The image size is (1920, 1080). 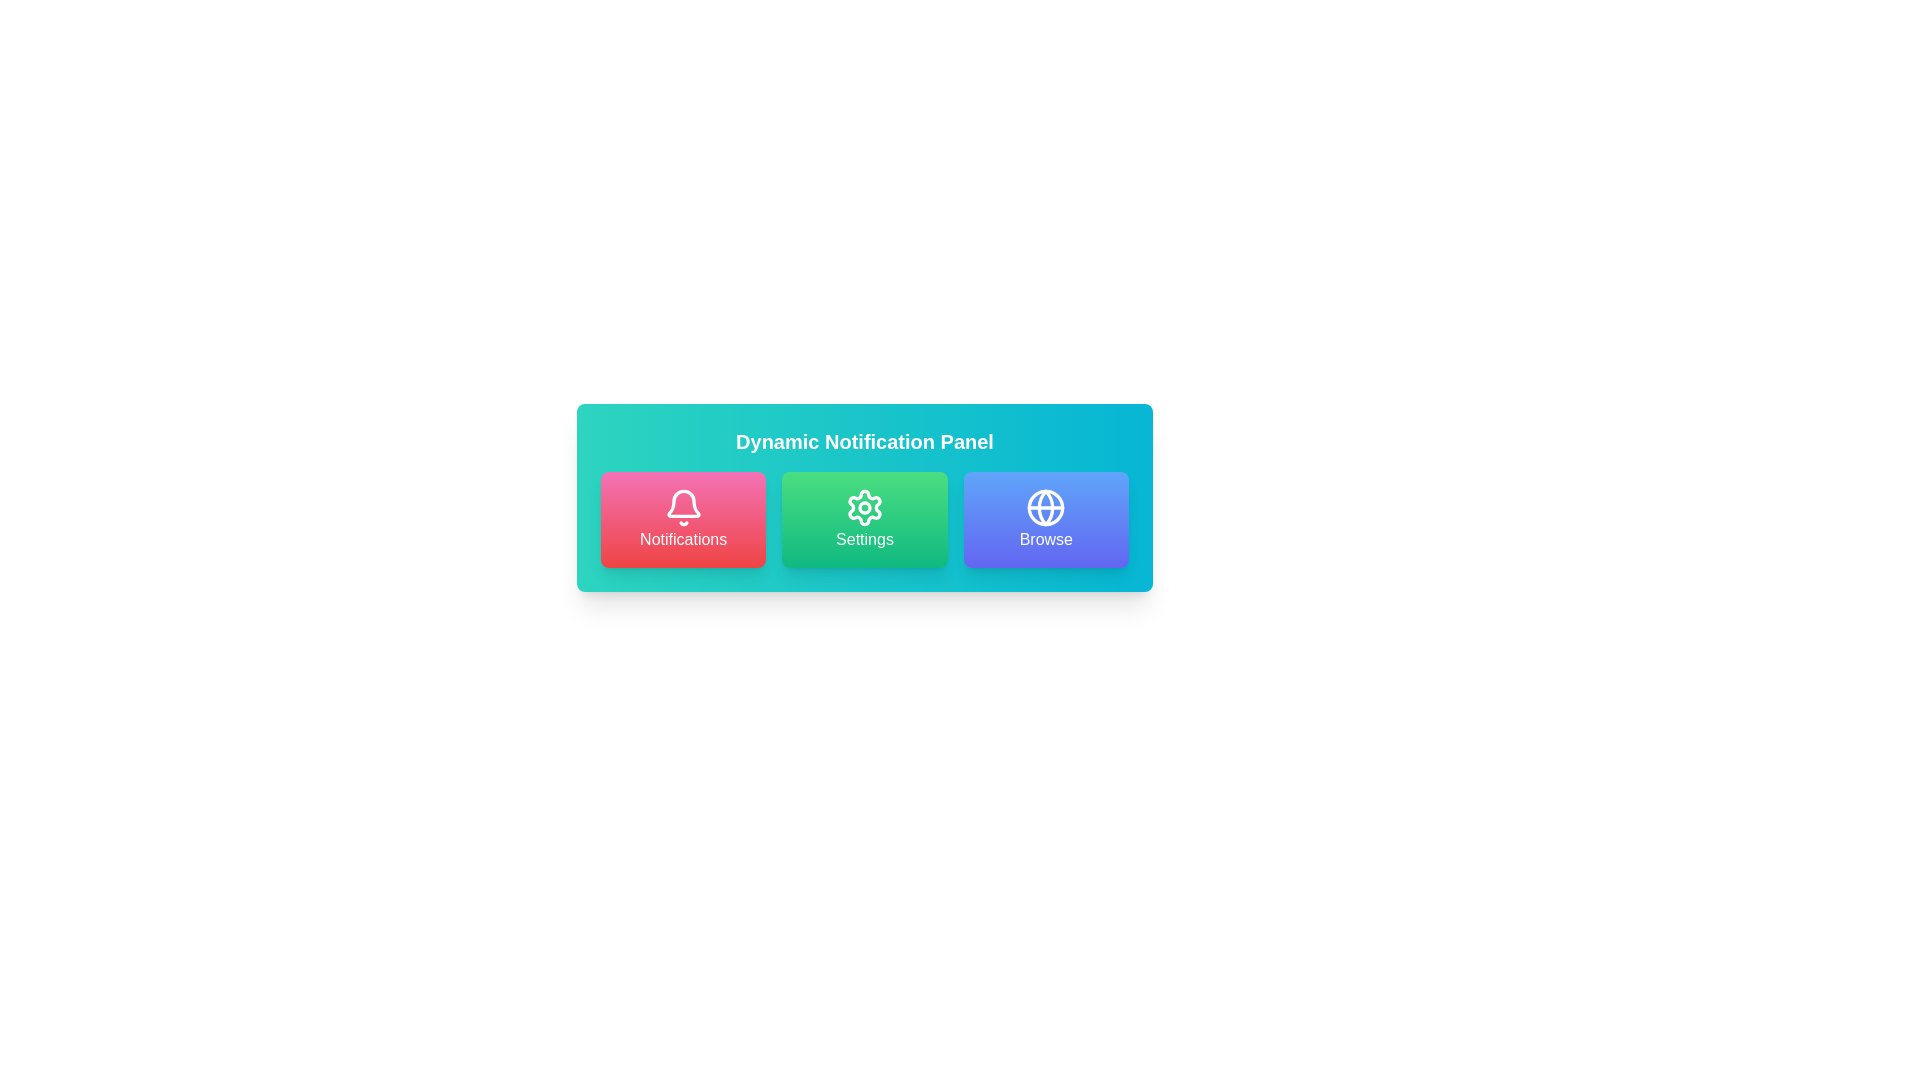 What do you see at coordinates (864, 540) in the screenshot?
I see `the 'Settings' text label located in the middle segment of a horizontal trio, positioned below the settings icon within a green highlighted box` at bounding box center [864, 540].